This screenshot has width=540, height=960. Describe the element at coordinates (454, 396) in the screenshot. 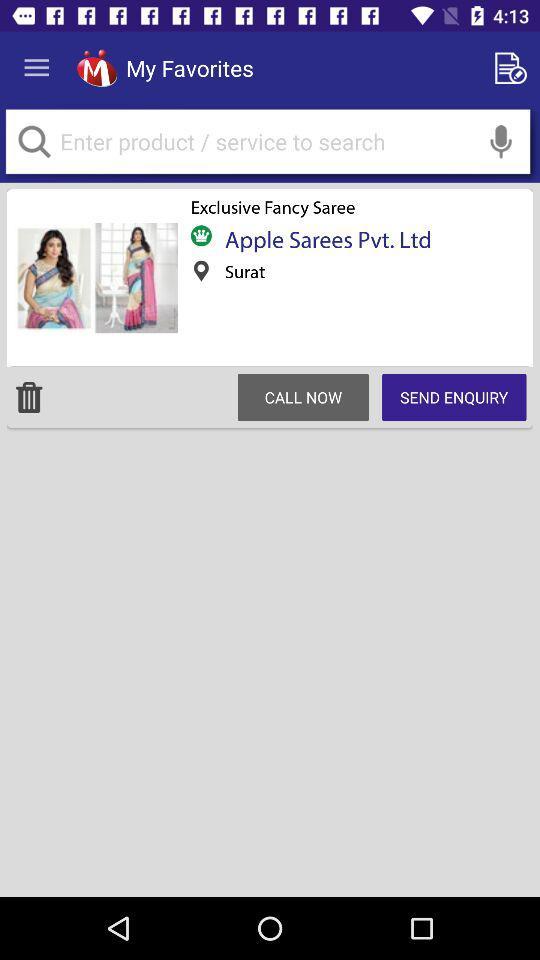

I see `send enquiry item` at that location.